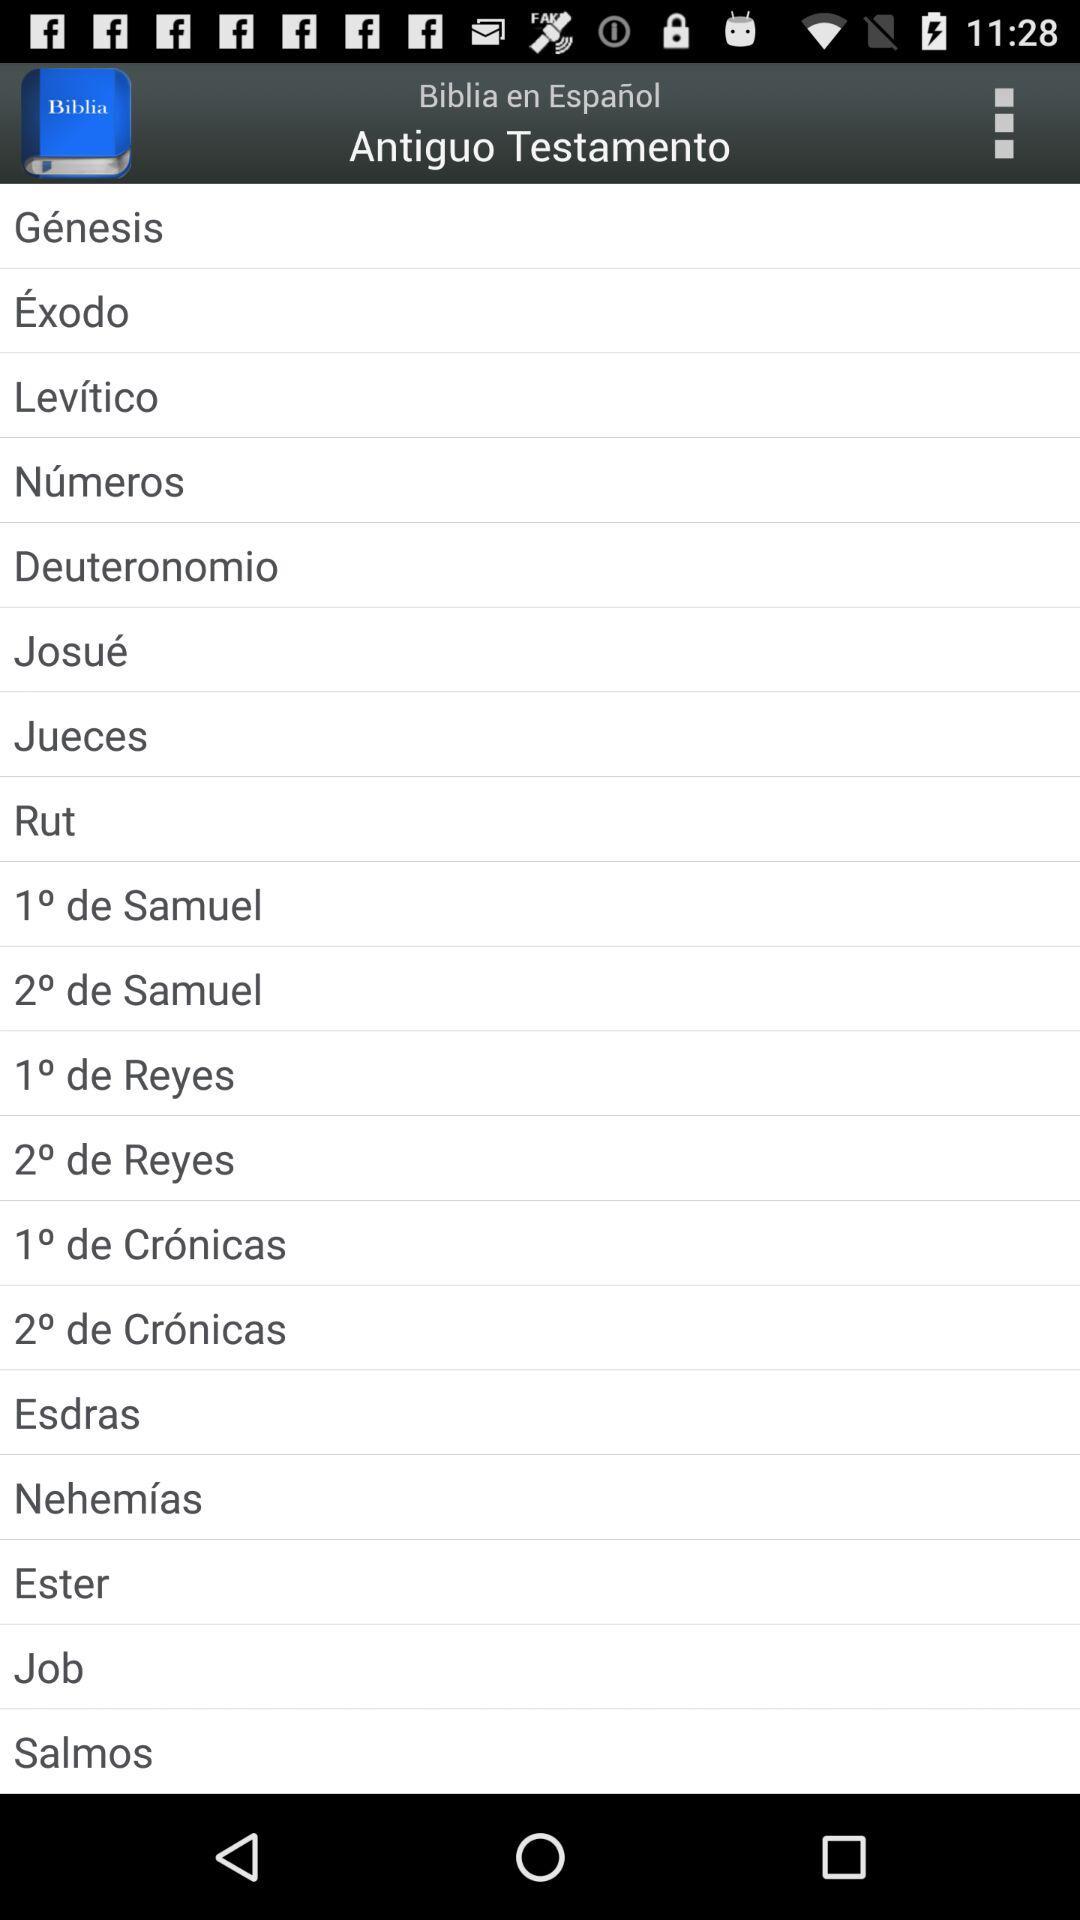  What do you see at coordinates (540, 1497) in the screenshot?
I see `item below esdras icon` at bounding box center [540, 1497].